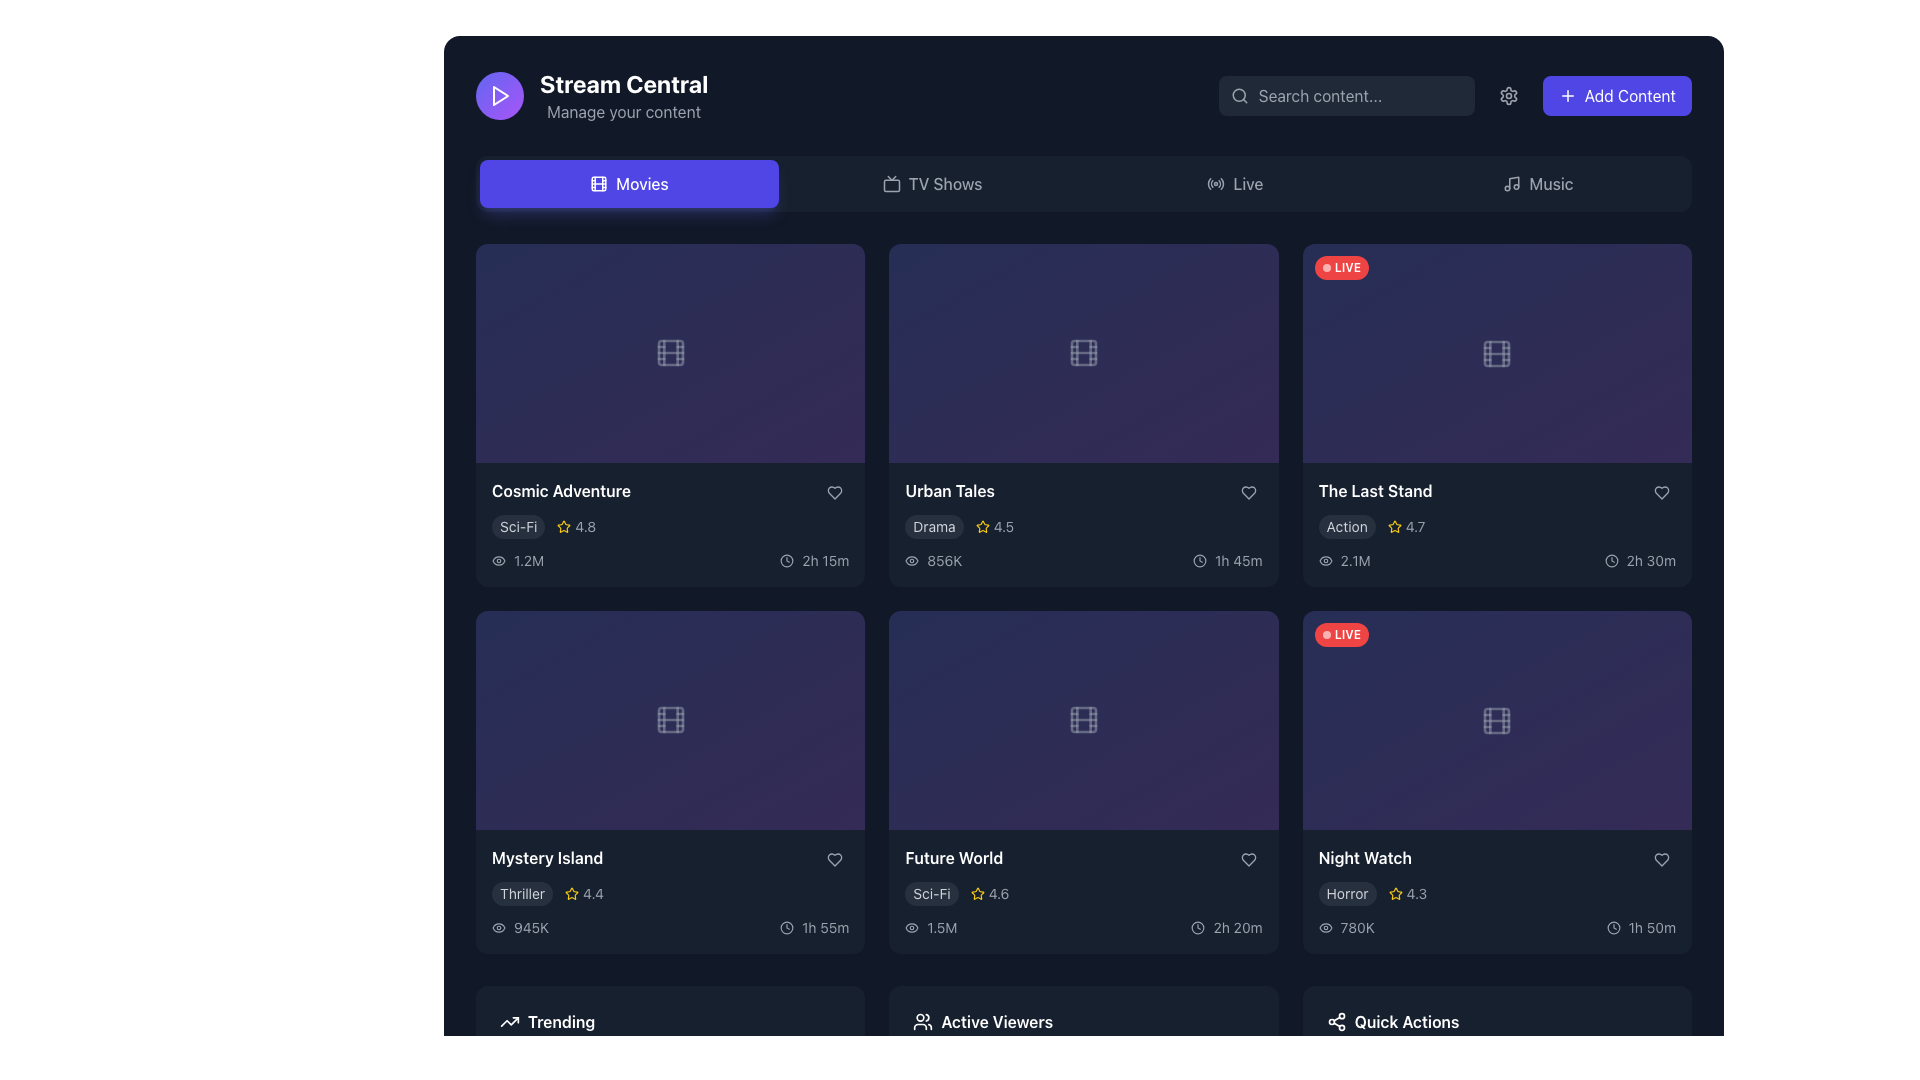 The width and height of the screenshot is (1920, 1080). I want to click on the 'favorite' or 'like' button located in the top-right corner of the movie card for 'Urban Tales', so click(835, 493).